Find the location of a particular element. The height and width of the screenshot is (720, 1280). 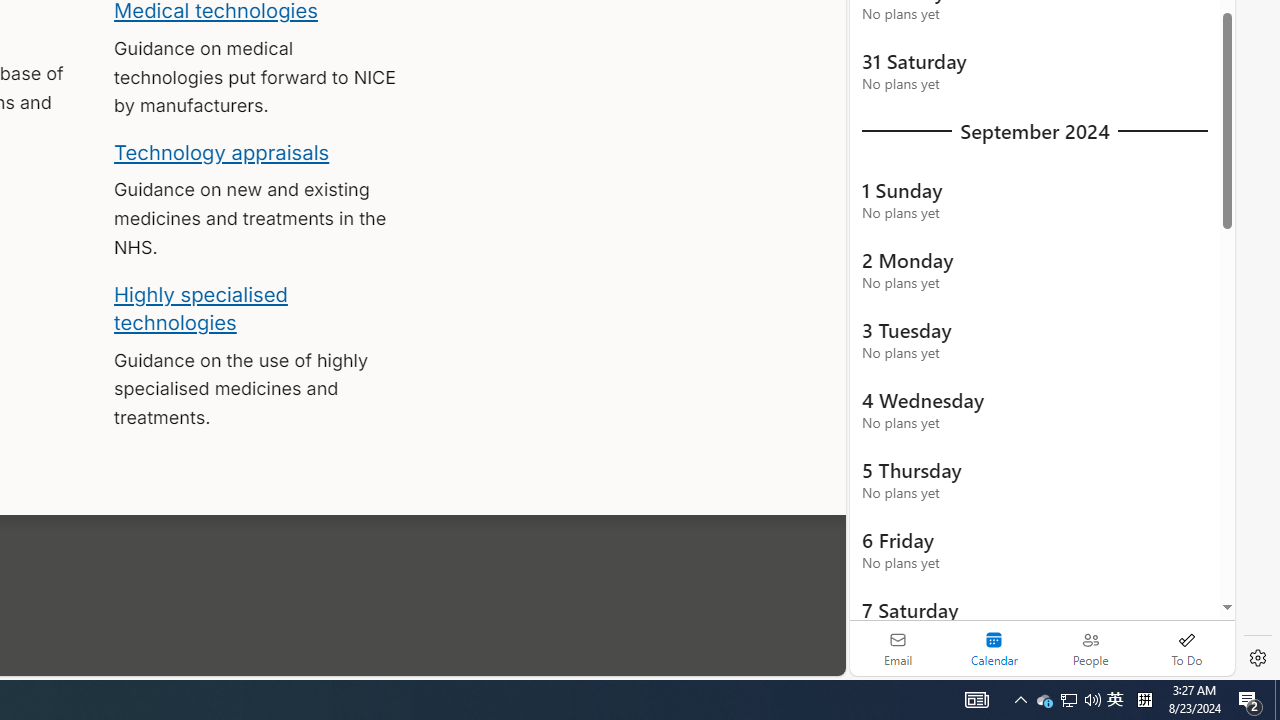

'People' is located at coordinates (1089, 648).